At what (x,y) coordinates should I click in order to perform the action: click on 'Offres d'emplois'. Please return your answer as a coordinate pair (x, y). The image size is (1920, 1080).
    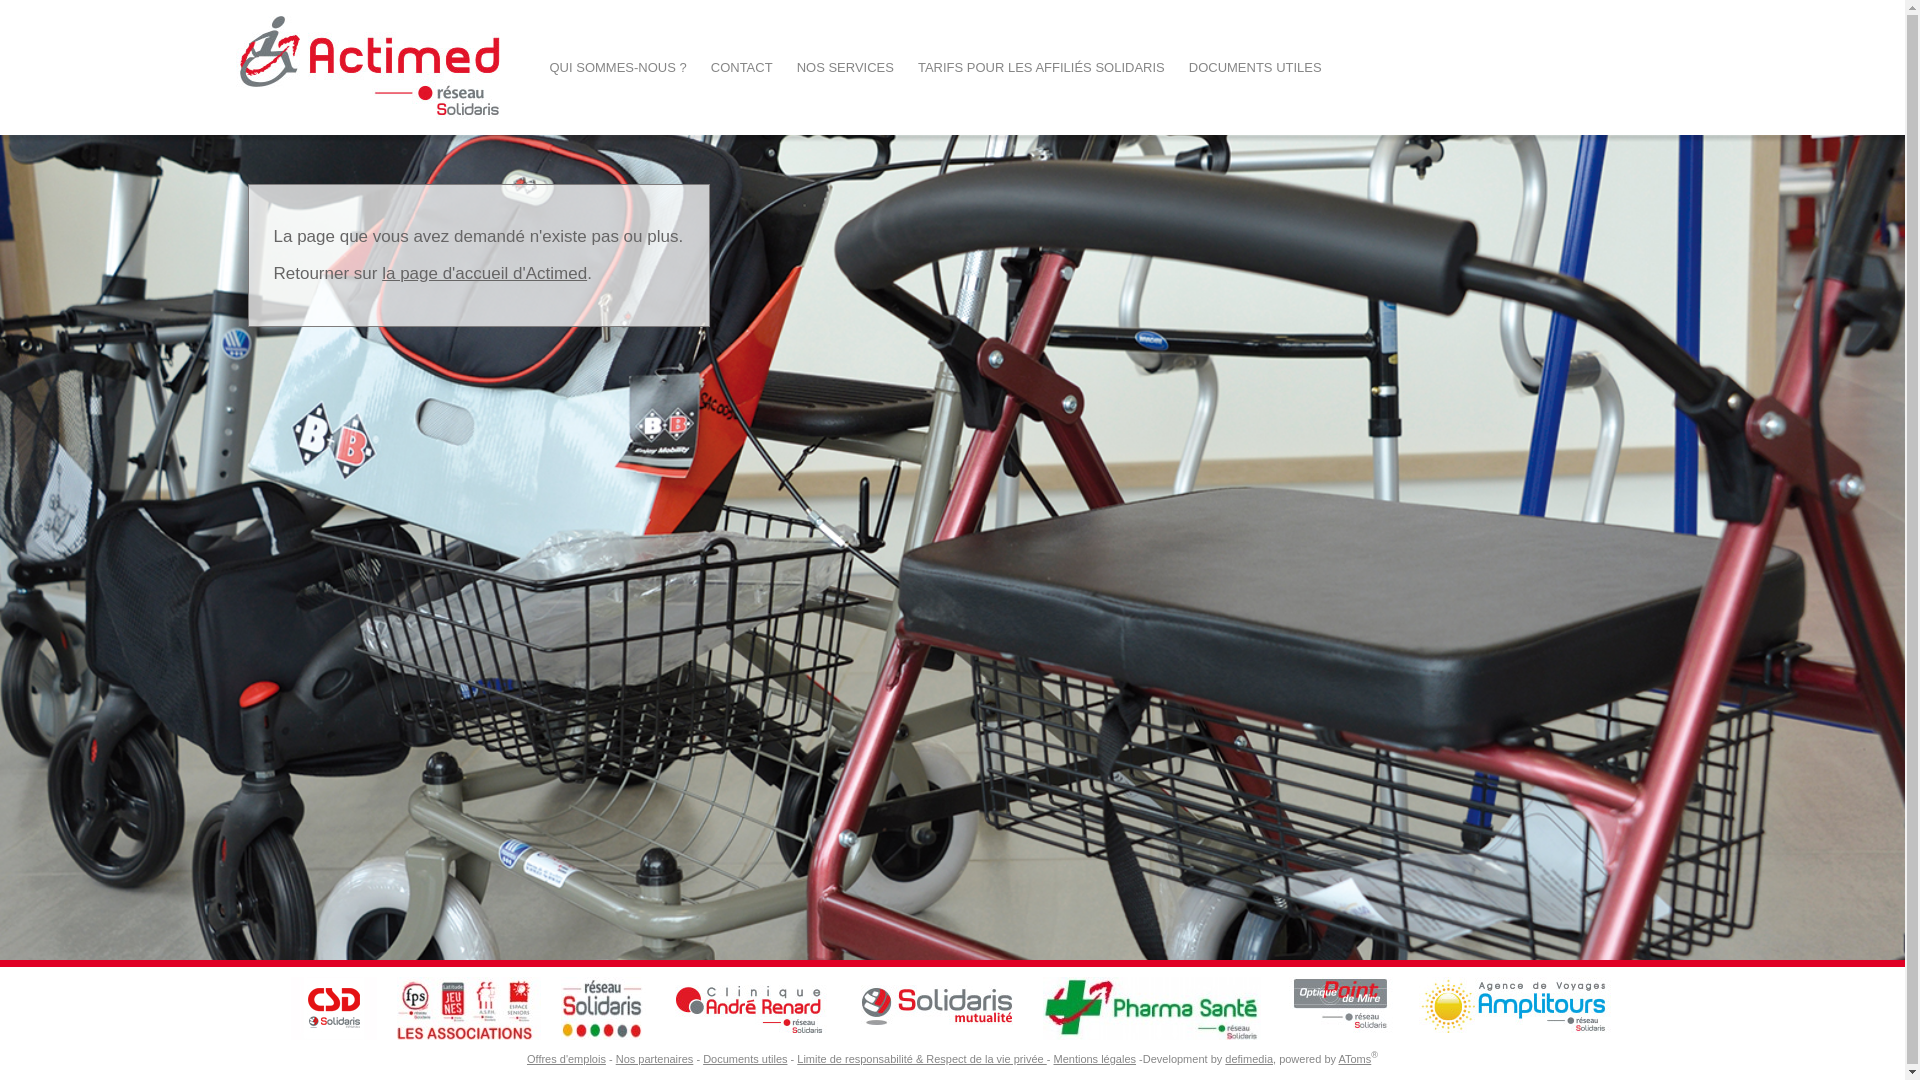
    Looking at the image, I should click on (565, 1058).